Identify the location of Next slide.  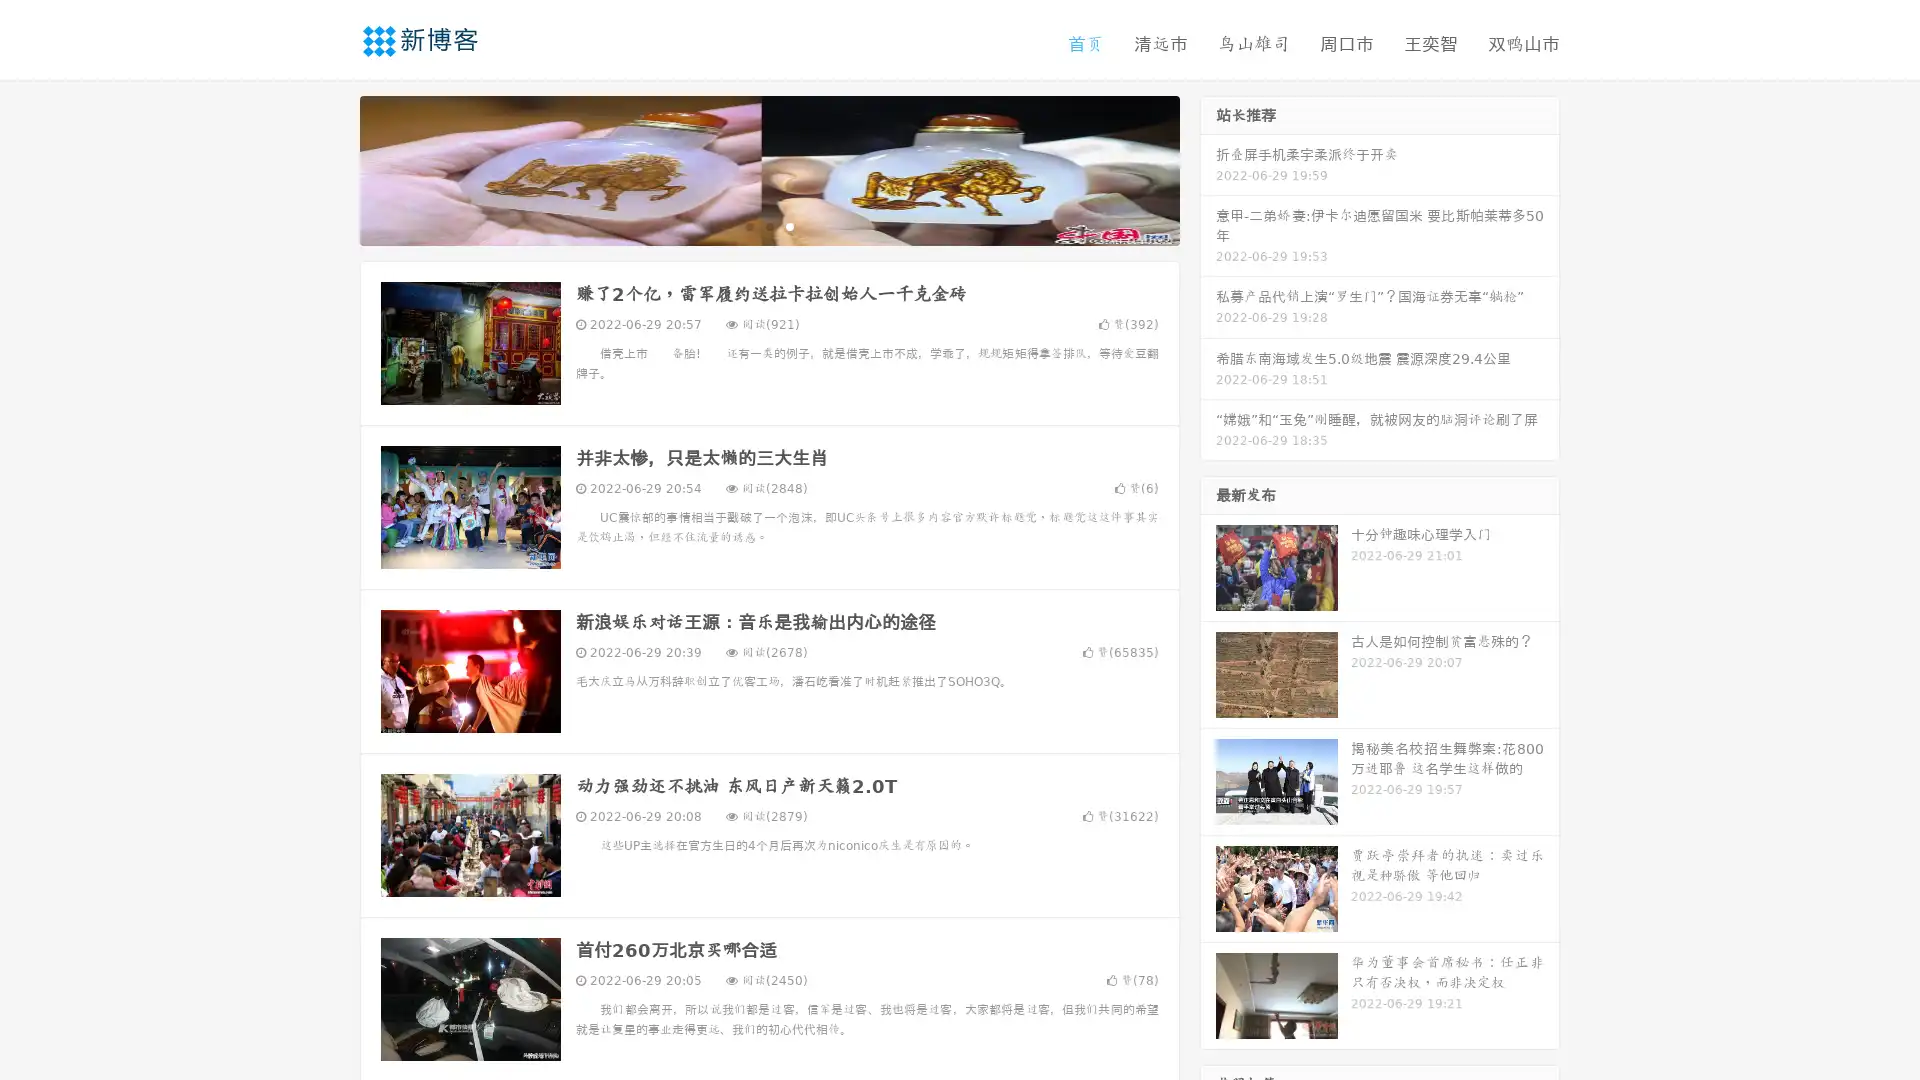
(1208, 168).